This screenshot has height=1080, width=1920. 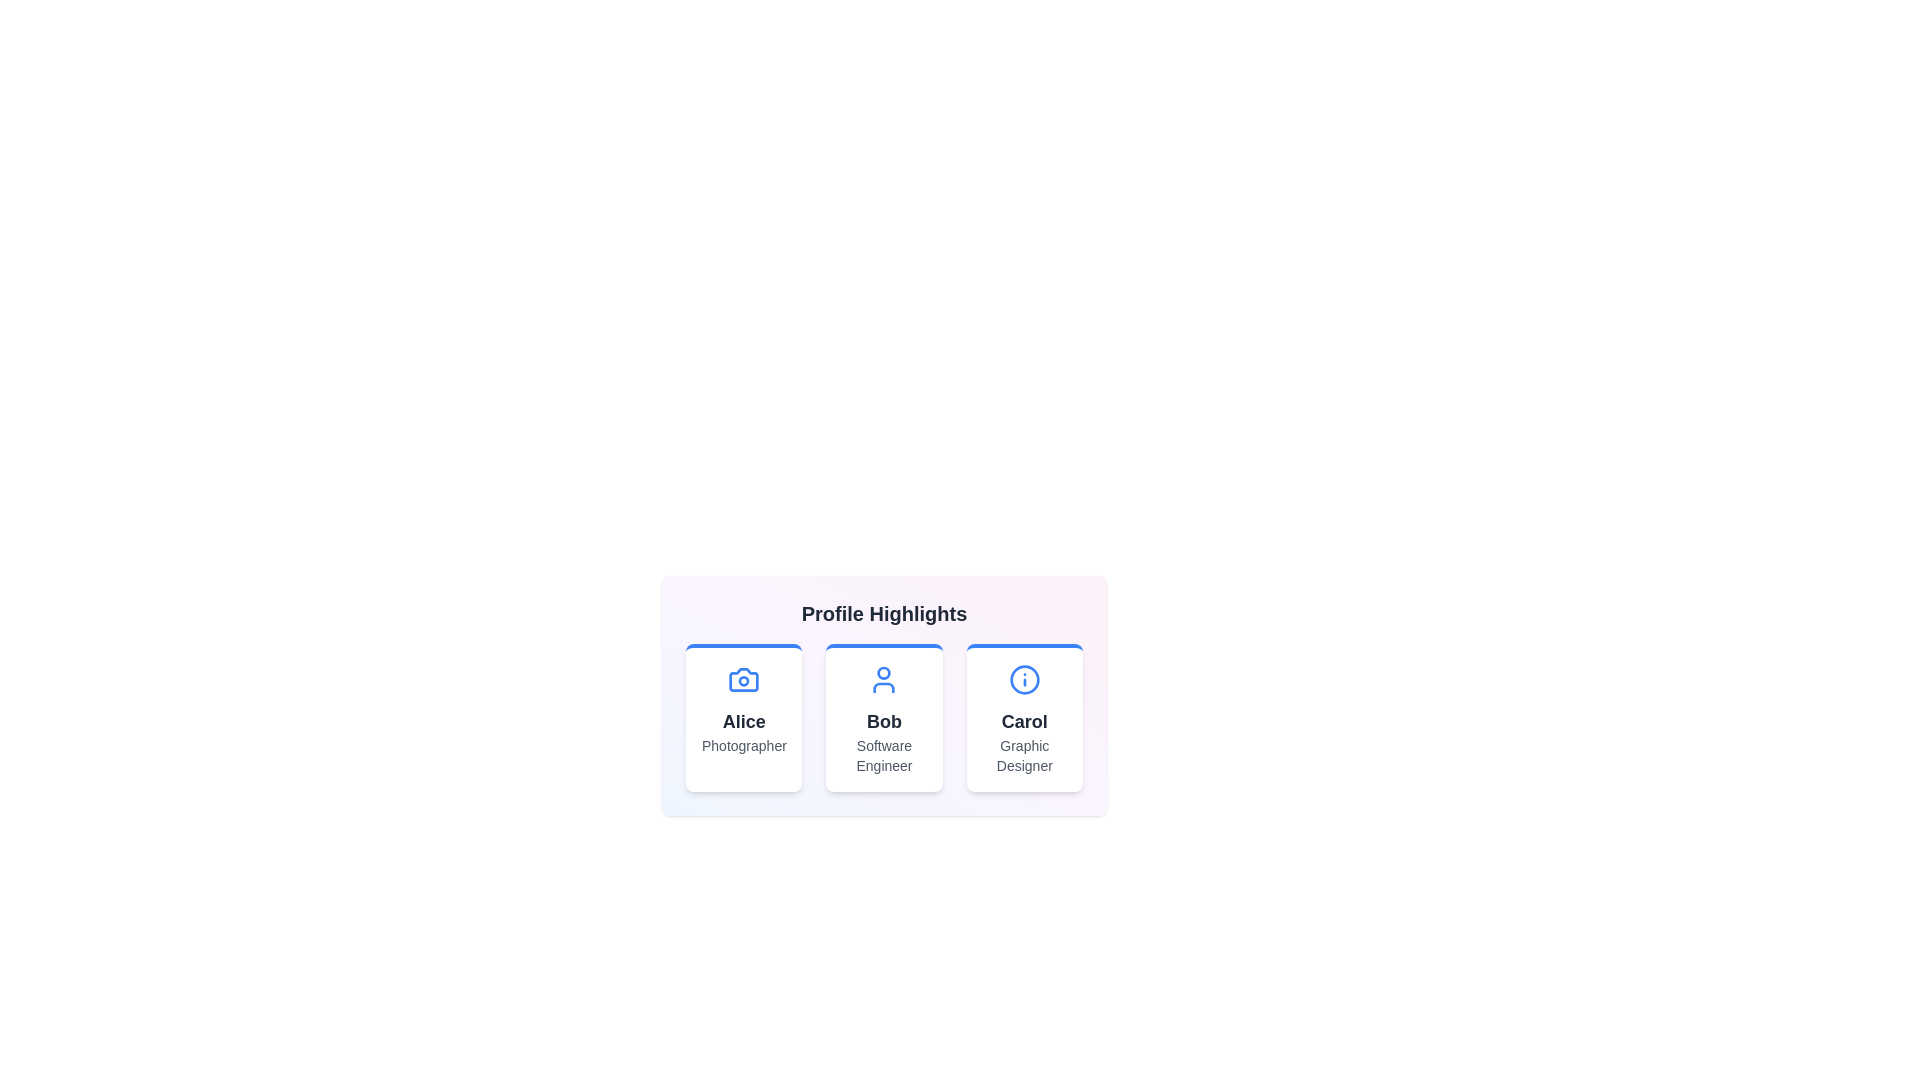 I want to click on the profile card for Carol, so click(x=1024, y=716).